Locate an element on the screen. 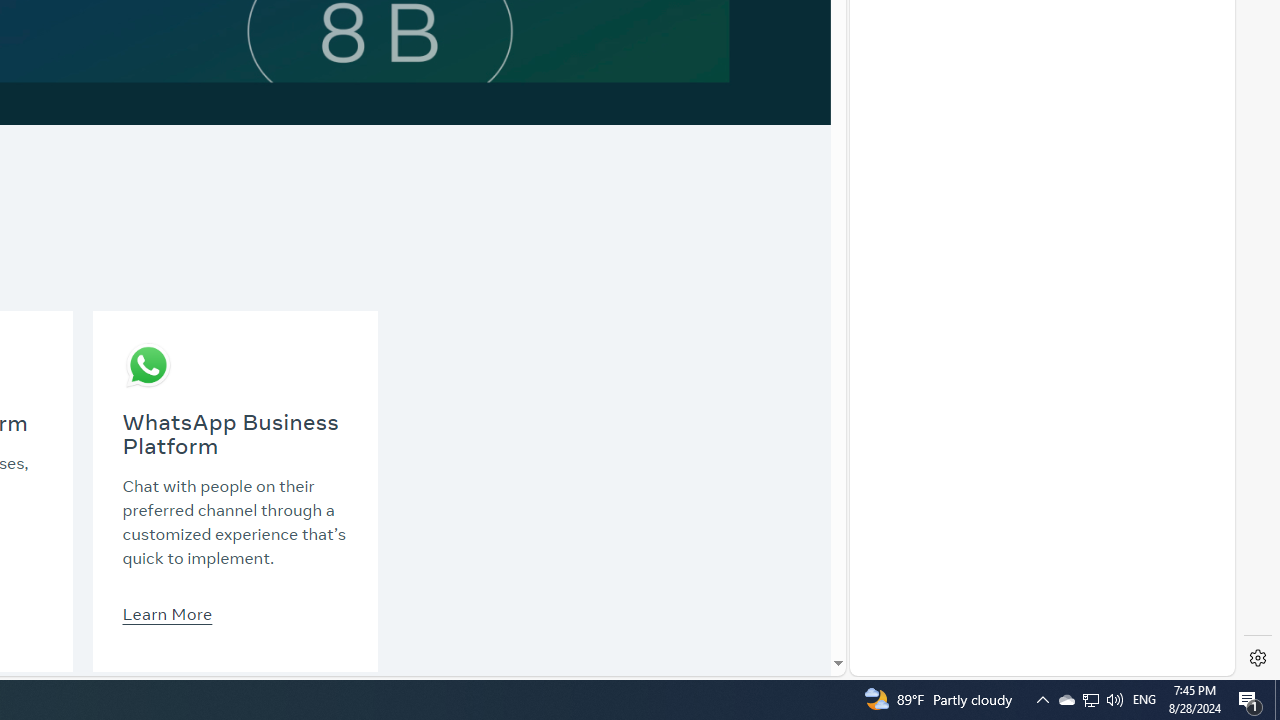 This screenshot has width=1280, height=720. 'Learn More' is located at coordinates (167, 612).